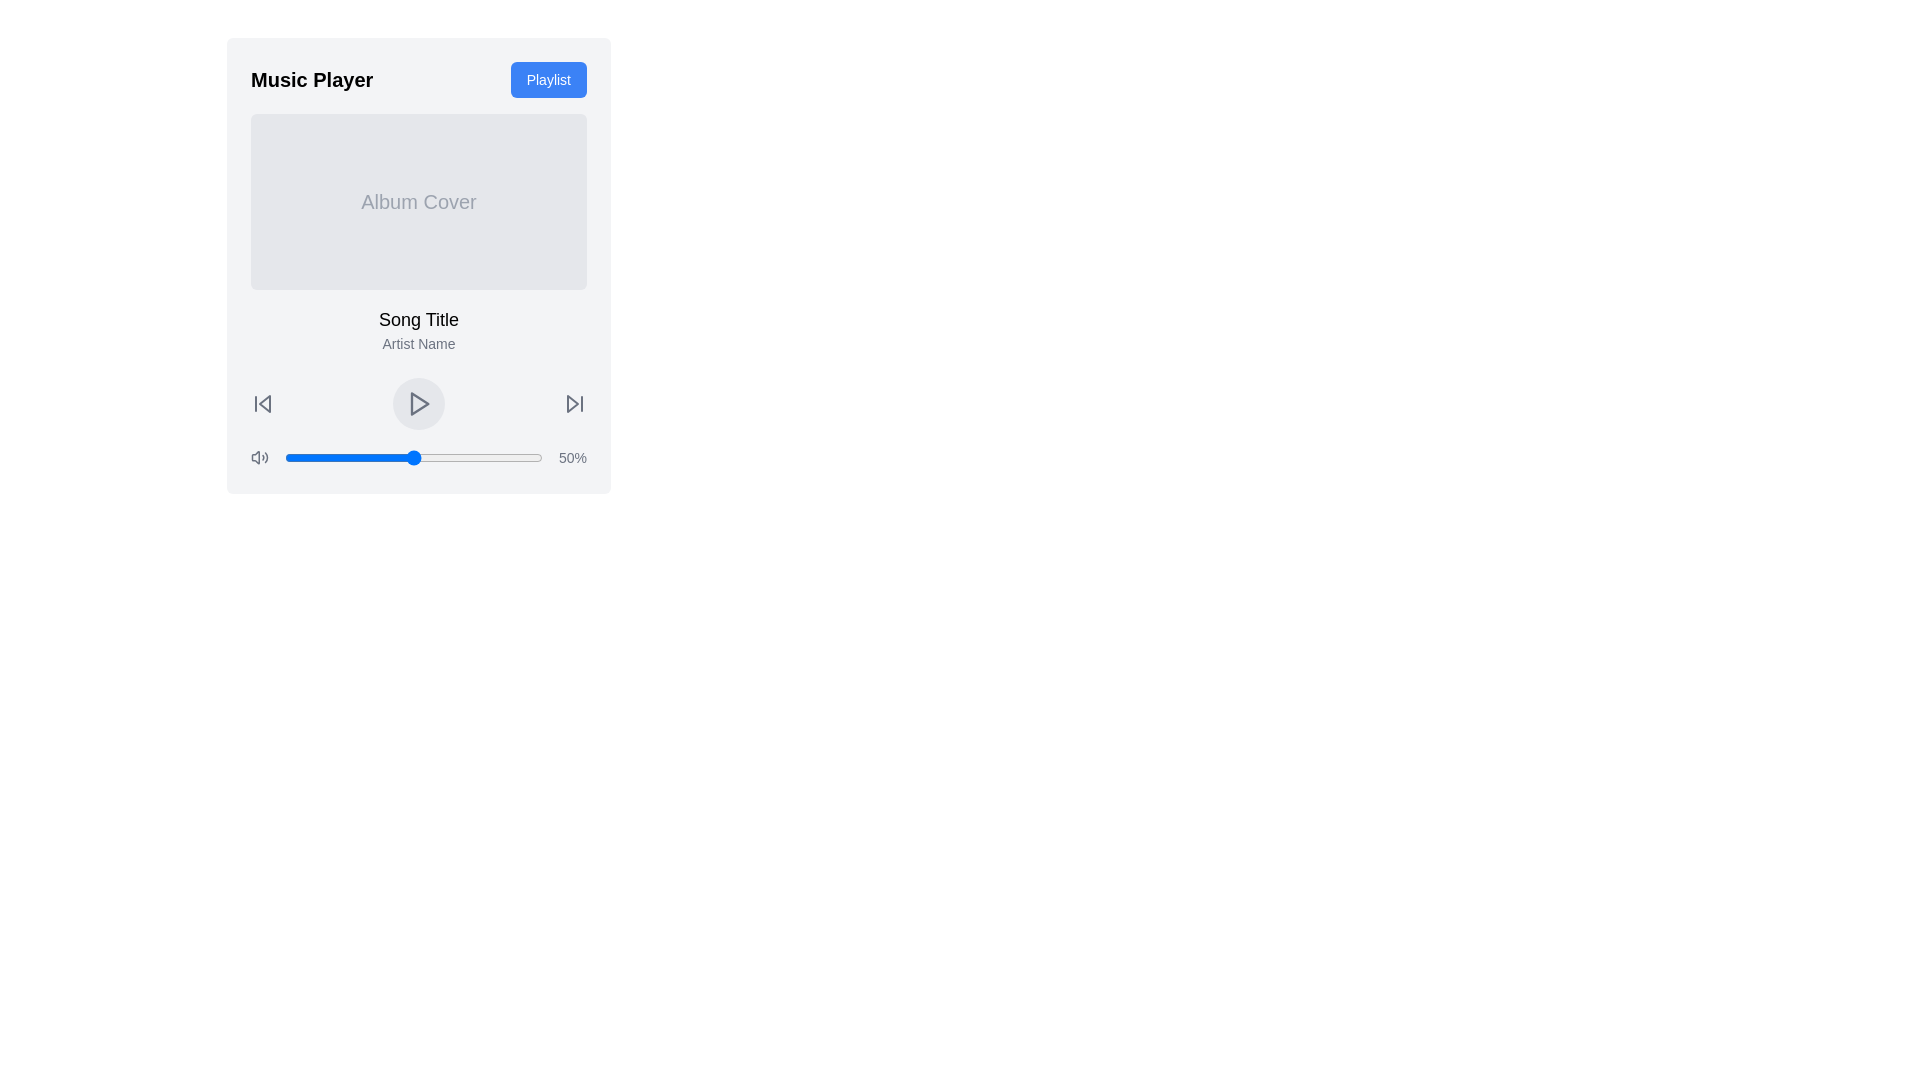  Describe the element at coordinates (328, 458) in the screenshot. I see `the volume` at that location.